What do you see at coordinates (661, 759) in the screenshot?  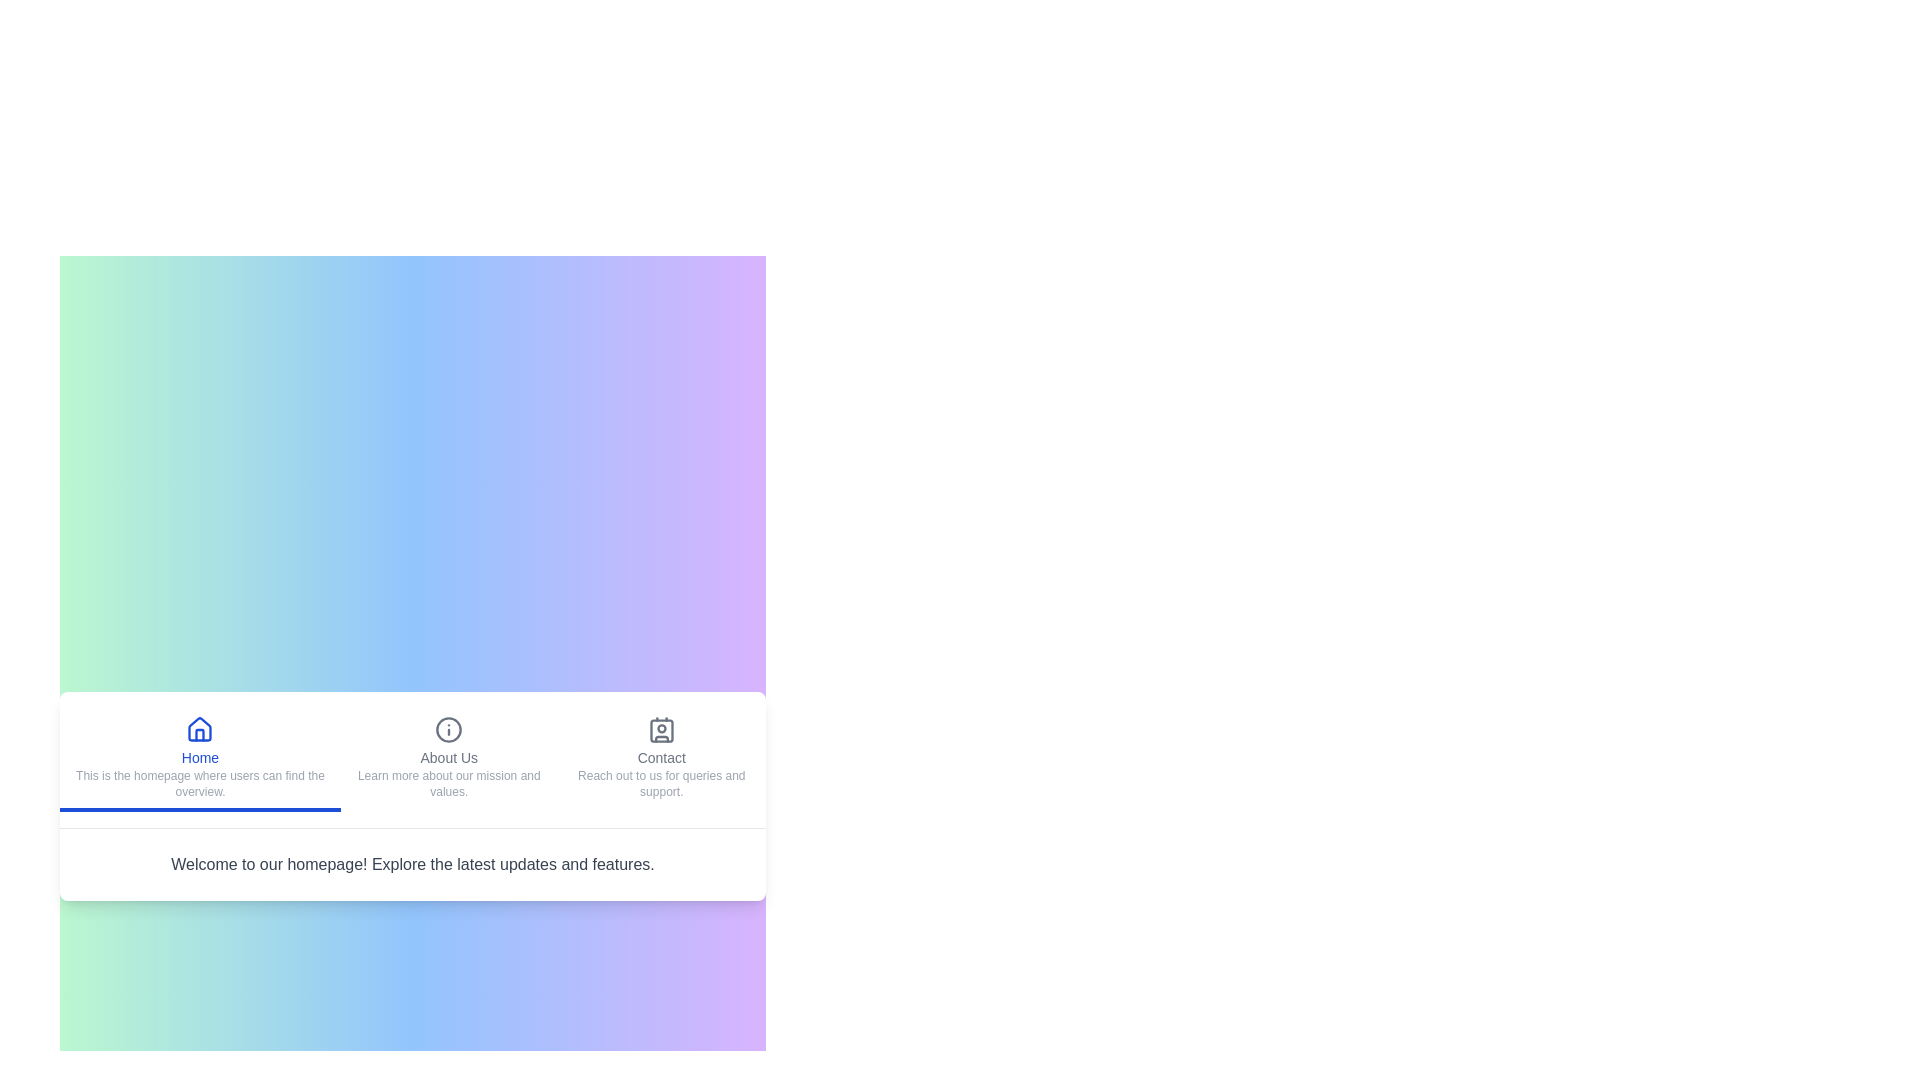 I see `the Contact tab to navigate to its content` at bounding box center [661, 759].